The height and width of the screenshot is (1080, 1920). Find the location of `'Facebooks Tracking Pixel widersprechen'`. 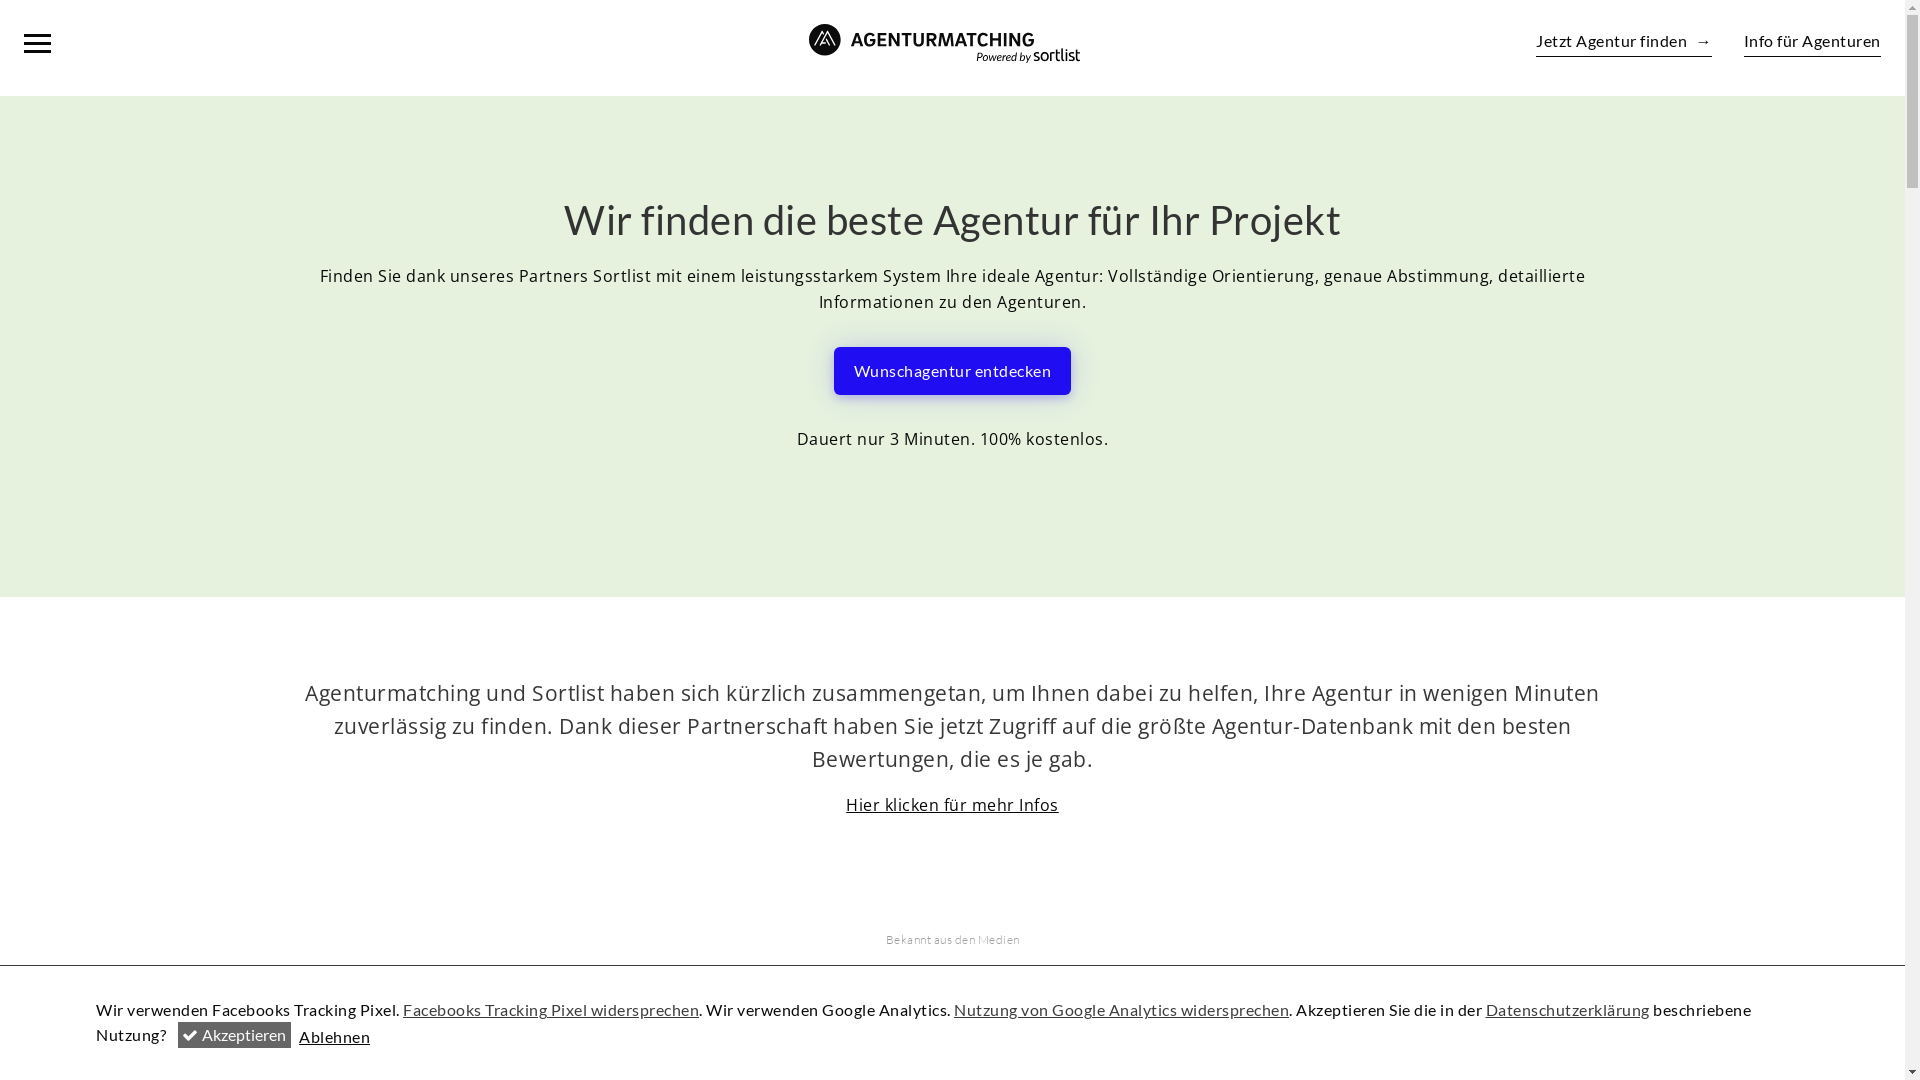

'Facebooks Tracking Pixel widersprechen' is located at coordinates (551, 1009).